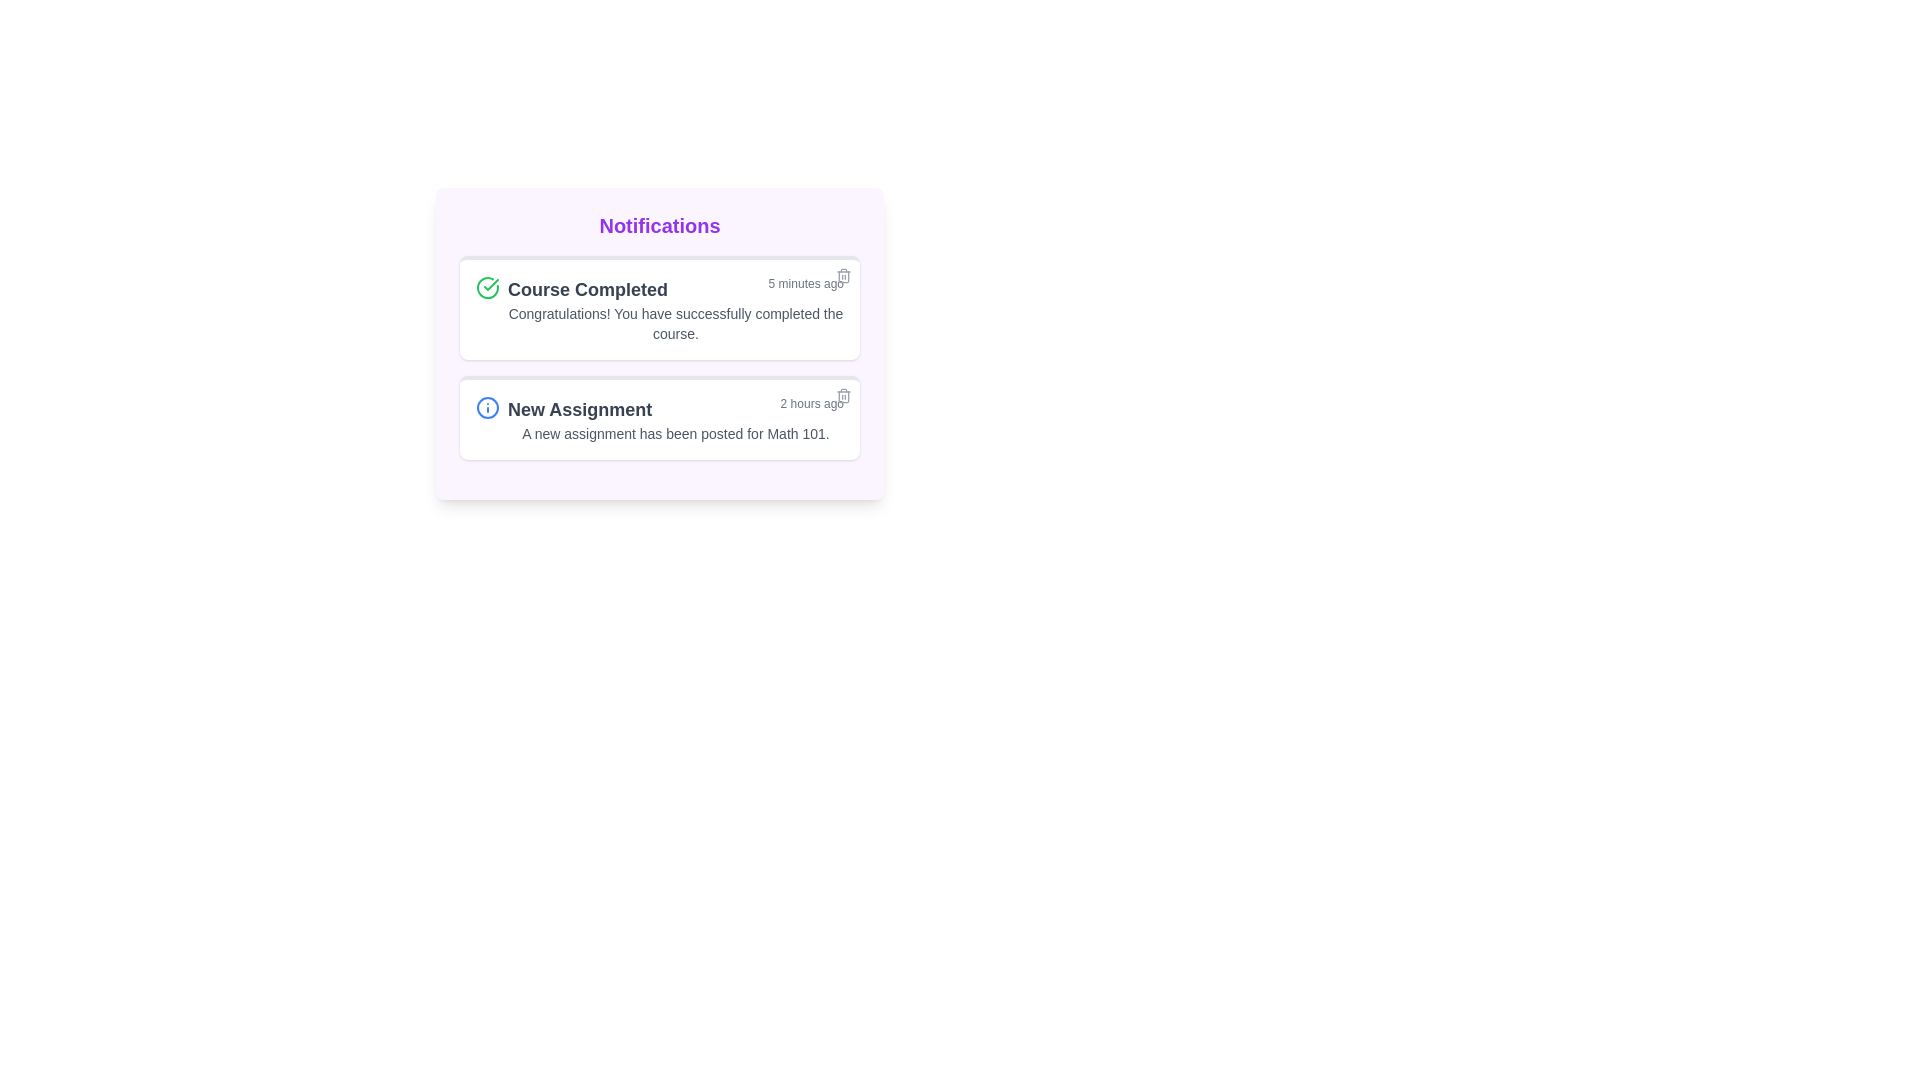  Describe the element at coordinates (676, 323) in the screenshot. I see `congratulatory message displayed within the notification card under the title 'Course Completed' and above the timestamp '5 minutes ago'` at that location.